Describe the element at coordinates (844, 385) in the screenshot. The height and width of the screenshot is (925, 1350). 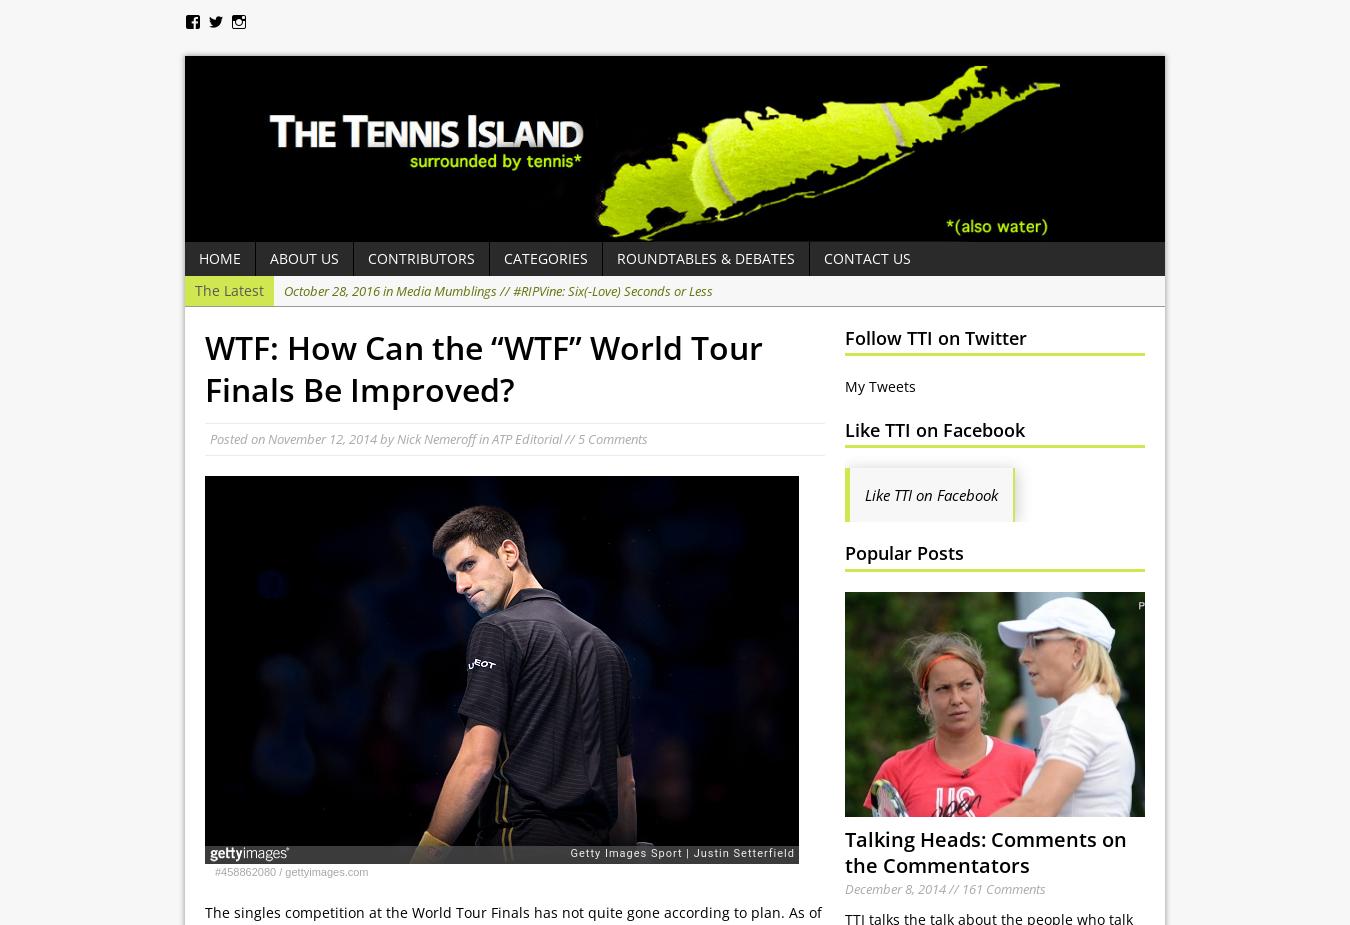
I see `'My Tweets'` at that location.